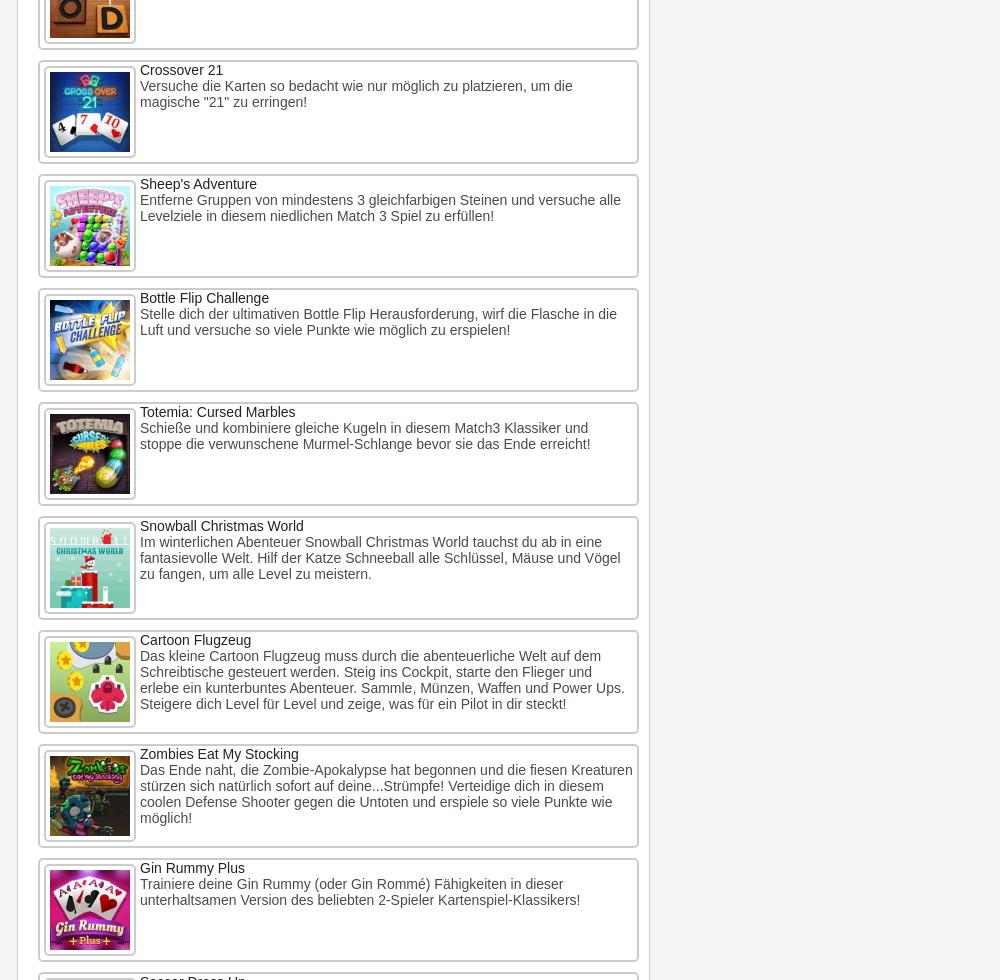  Describe the element at coordinates (364, 436) in the screenshot. I see `'Schieße und kombiniere gleiche Kugeln in diesem Match3 Klassiker und stoppe die verwunschene Murmel-Schlange bevor sie das Ende erreicht!'` at that location.